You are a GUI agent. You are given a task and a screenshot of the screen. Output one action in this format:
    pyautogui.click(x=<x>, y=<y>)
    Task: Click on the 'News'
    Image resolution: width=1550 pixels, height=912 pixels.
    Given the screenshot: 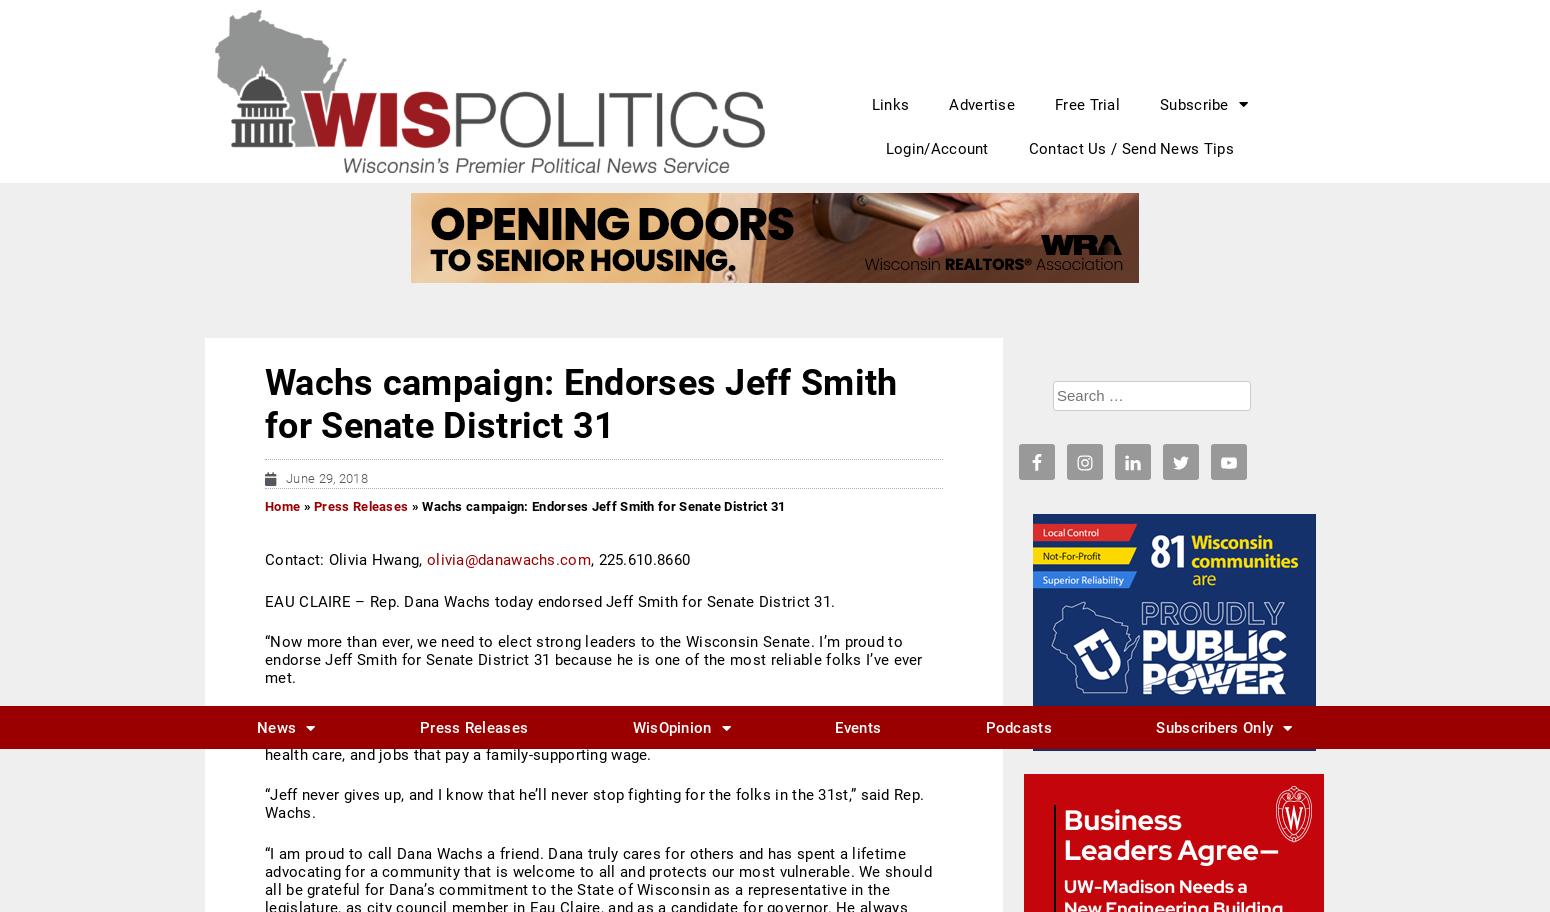 What is the action you would take?
    pyautogui.click(x=256, y=21)
    